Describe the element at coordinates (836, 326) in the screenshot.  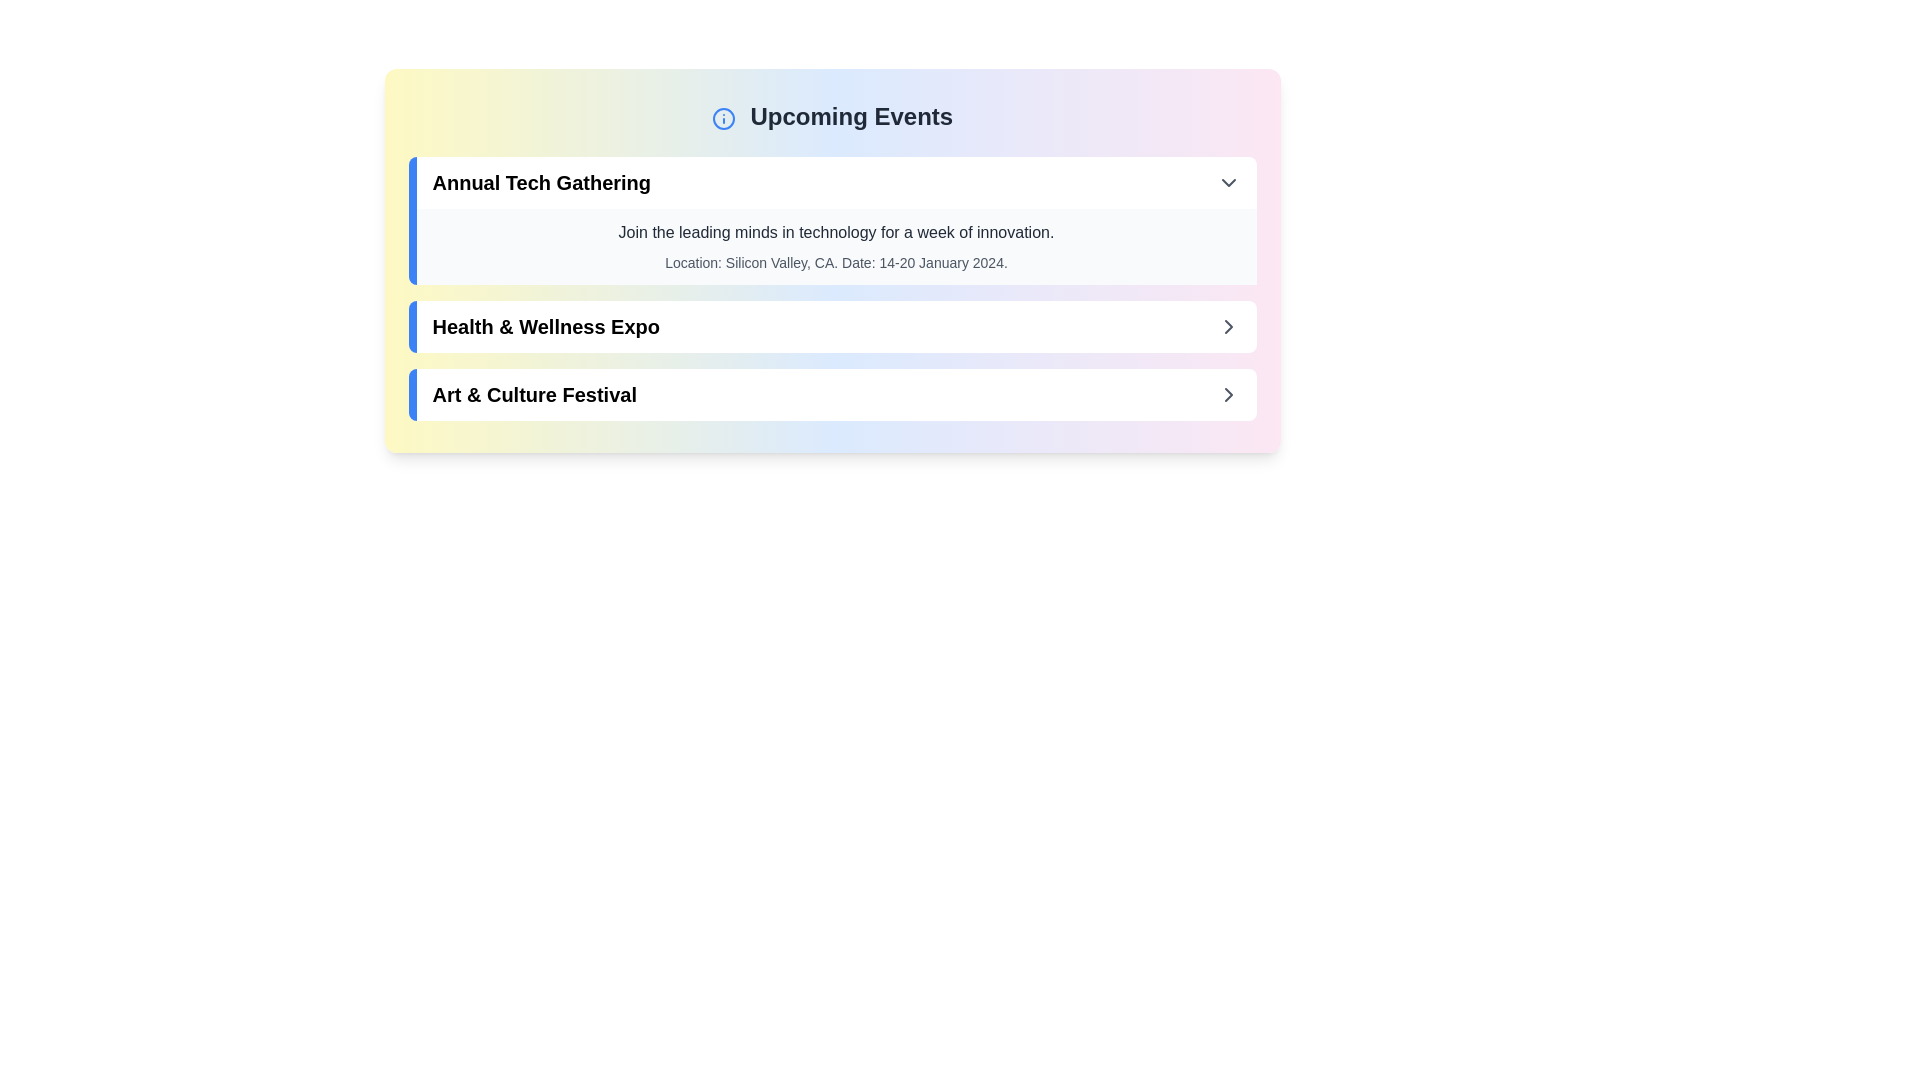
I see `the second button in the 'Upcoming Events' section, which represents the 'Health & Wellness Expo'` at that location.